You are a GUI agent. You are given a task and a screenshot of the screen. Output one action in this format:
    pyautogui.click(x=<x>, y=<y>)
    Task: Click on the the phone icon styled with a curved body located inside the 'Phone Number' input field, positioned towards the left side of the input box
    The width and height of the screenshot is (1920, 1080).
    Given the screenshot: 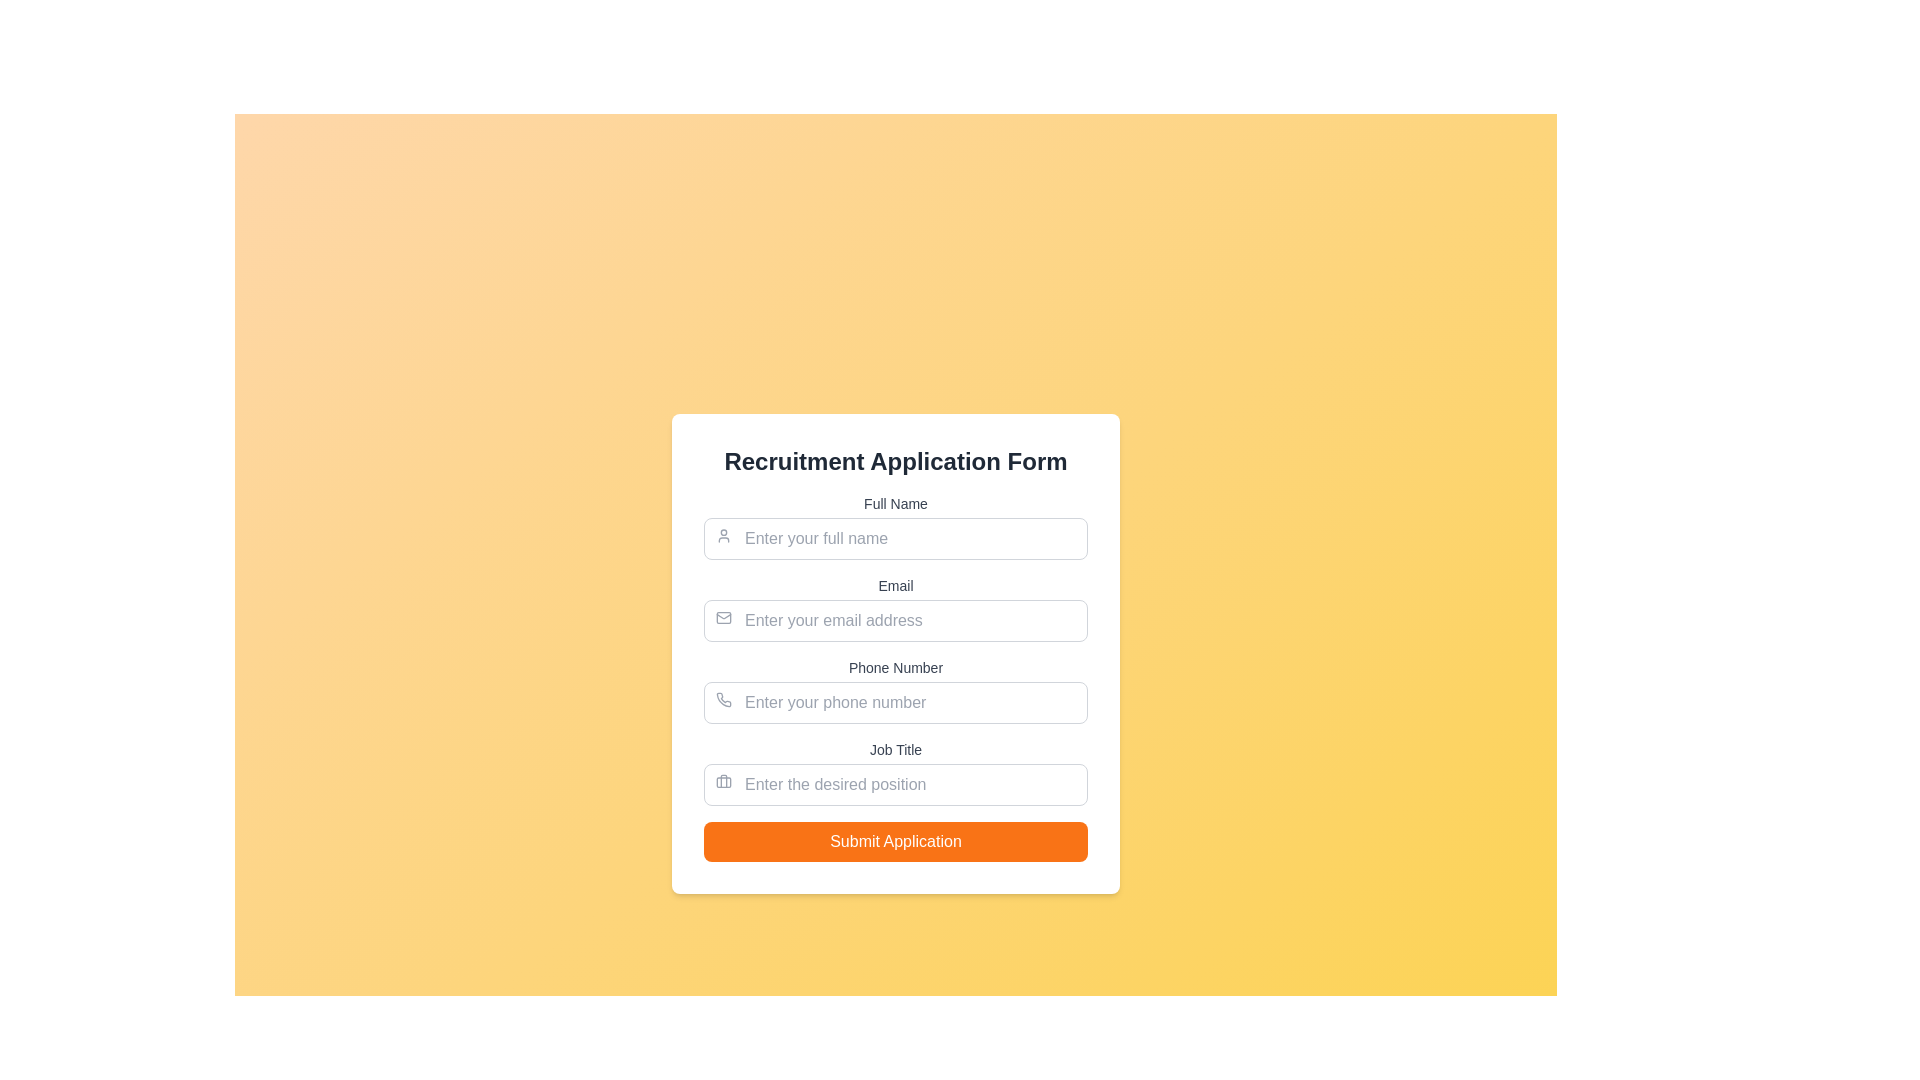 What is the action you would take?
    pyautogui.click(x=723, y=698)
    